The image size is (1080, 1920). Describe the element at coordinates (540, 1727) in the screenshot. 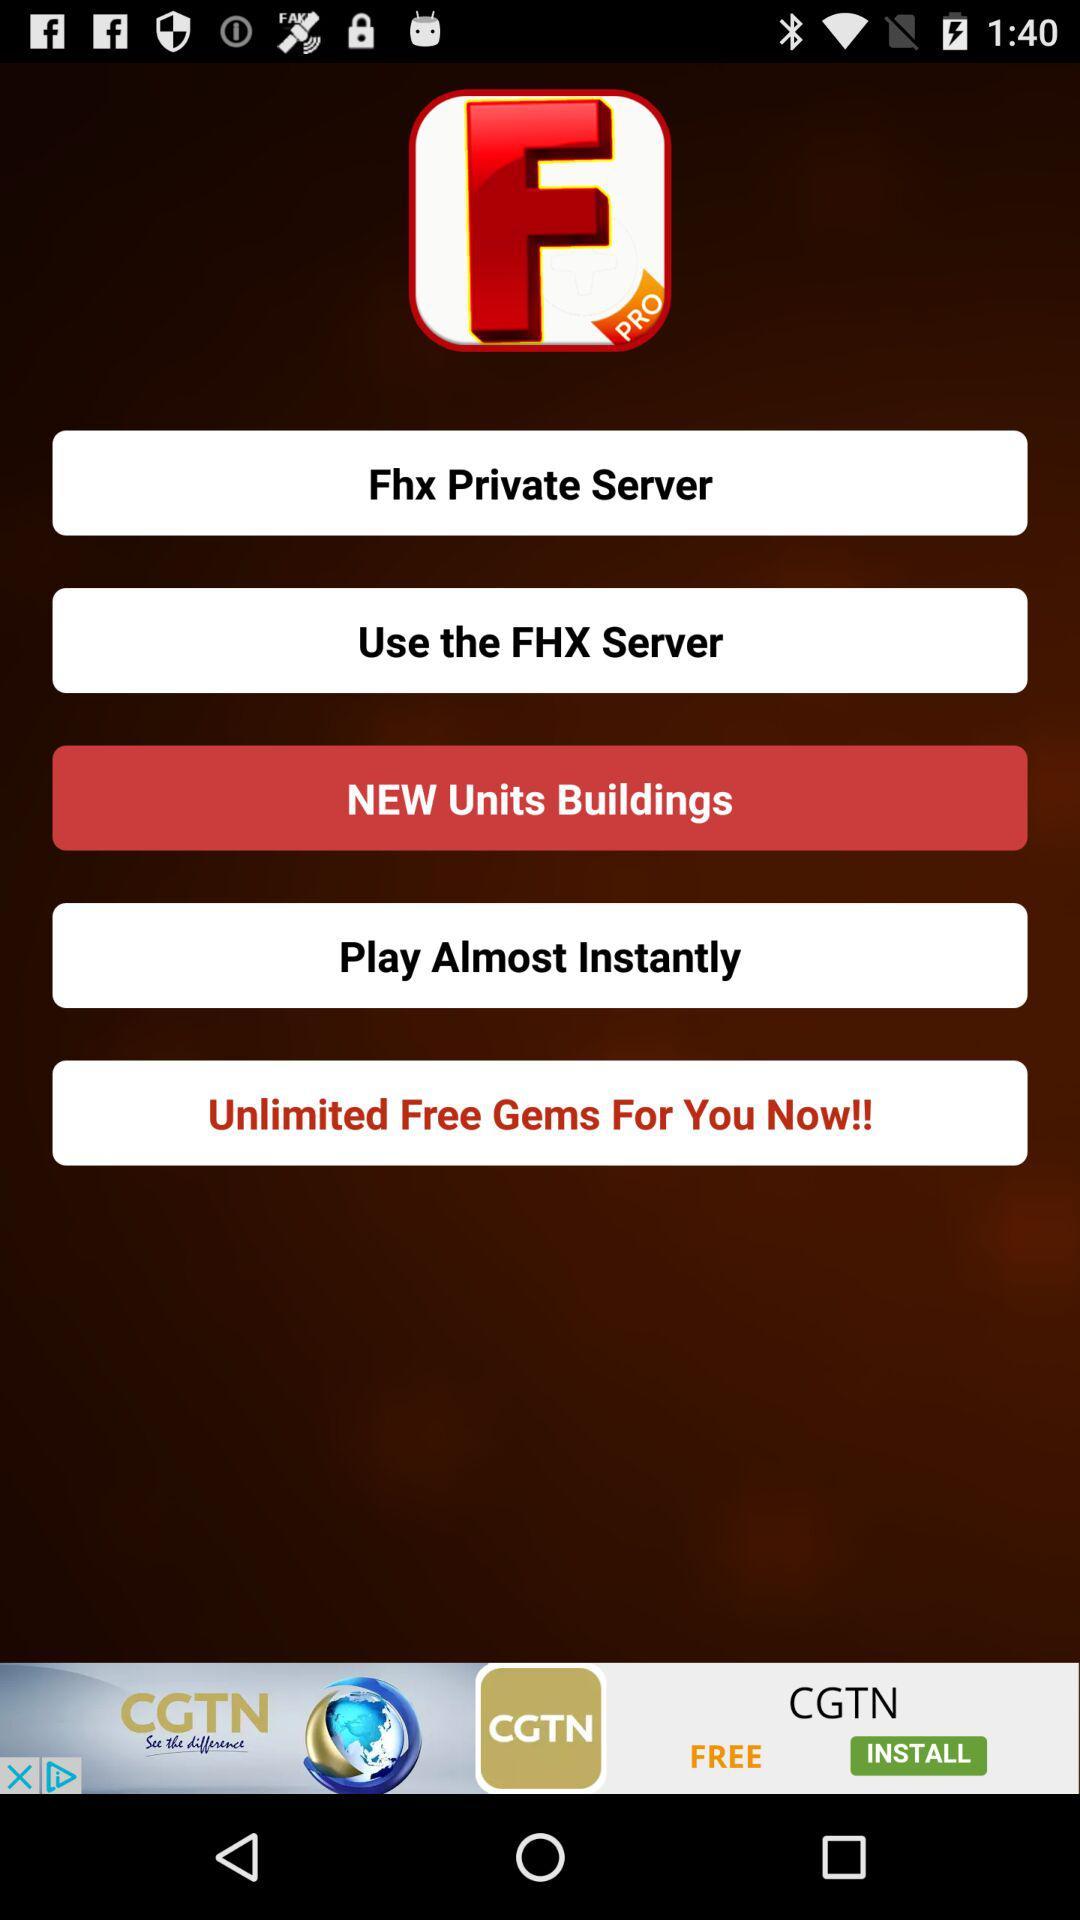

I see `open an advertised app` at that location.